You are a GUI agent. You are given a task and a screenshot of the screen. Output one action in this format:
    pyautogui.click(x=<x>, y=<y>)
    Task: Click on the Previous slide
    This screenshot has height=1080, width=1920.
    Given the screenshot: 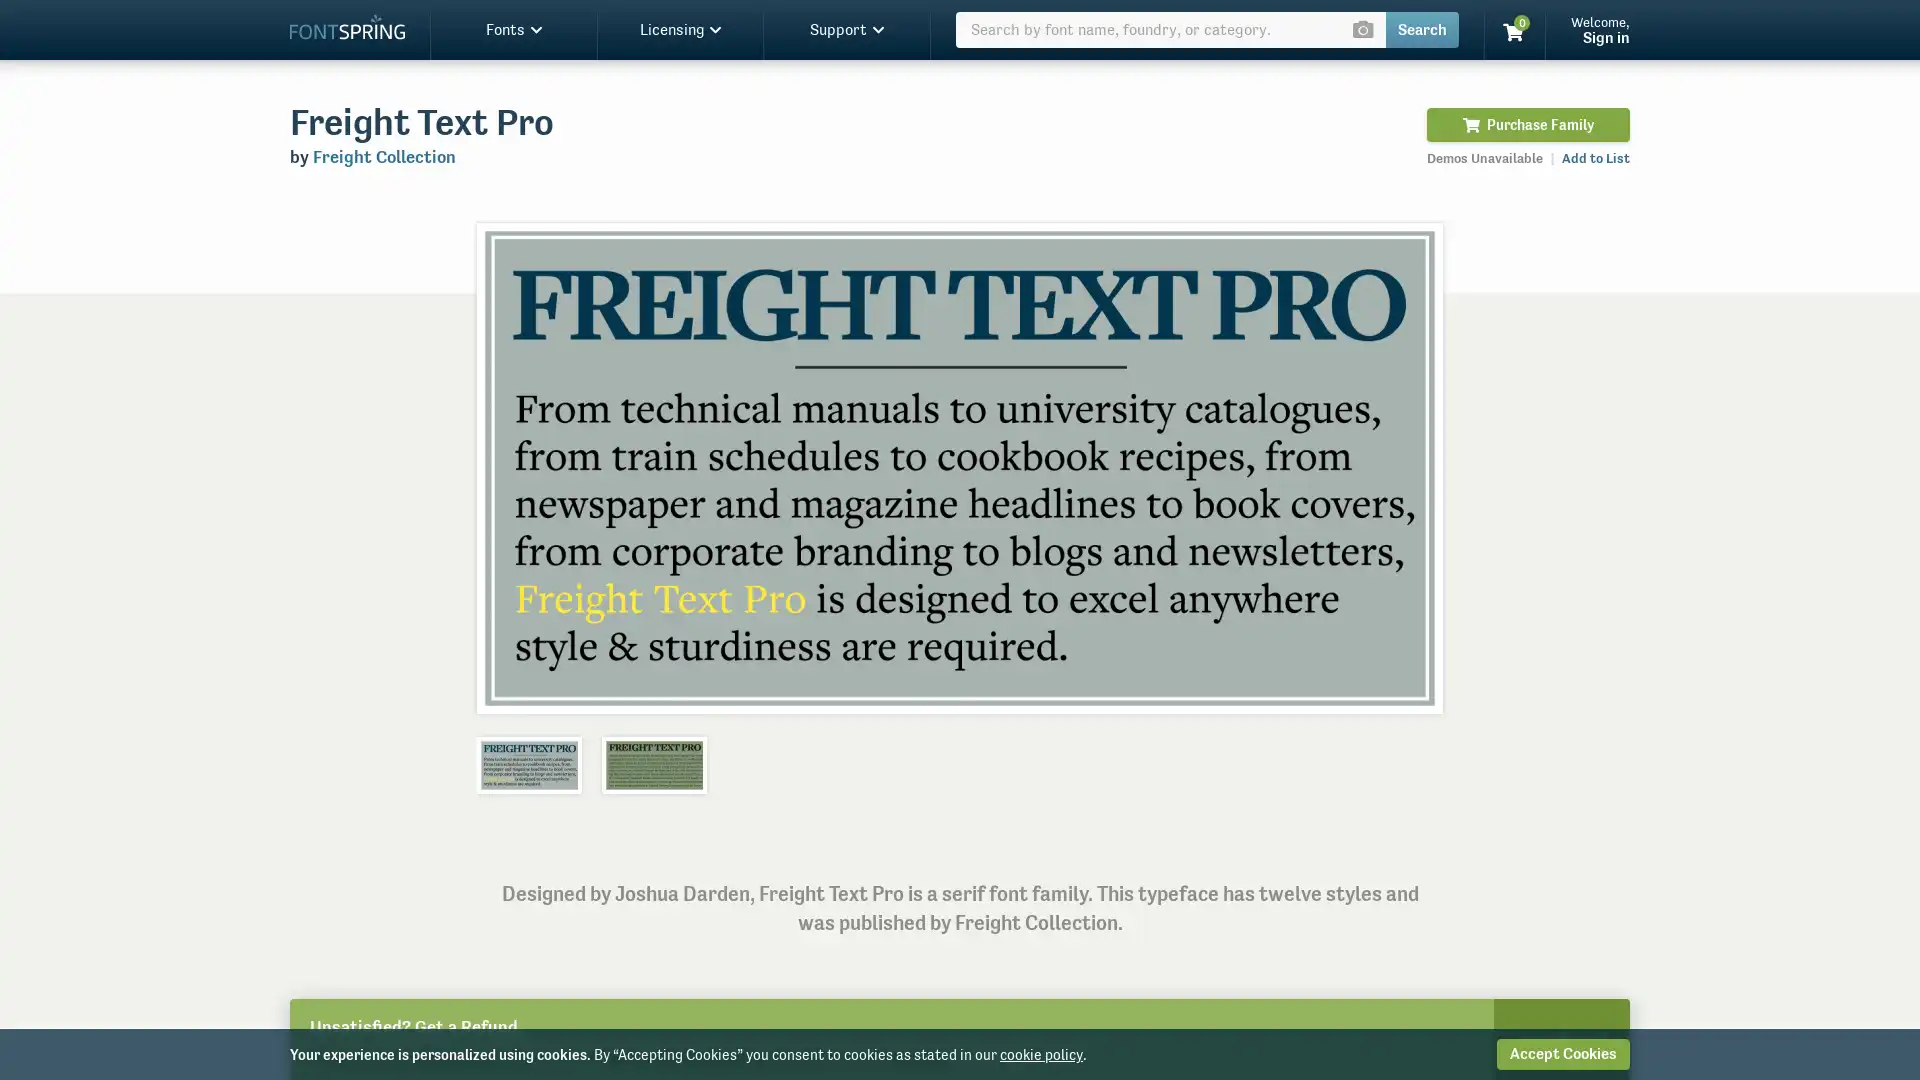 What is the action you would take?
    pyautogui.click(x=513, y=467)
    